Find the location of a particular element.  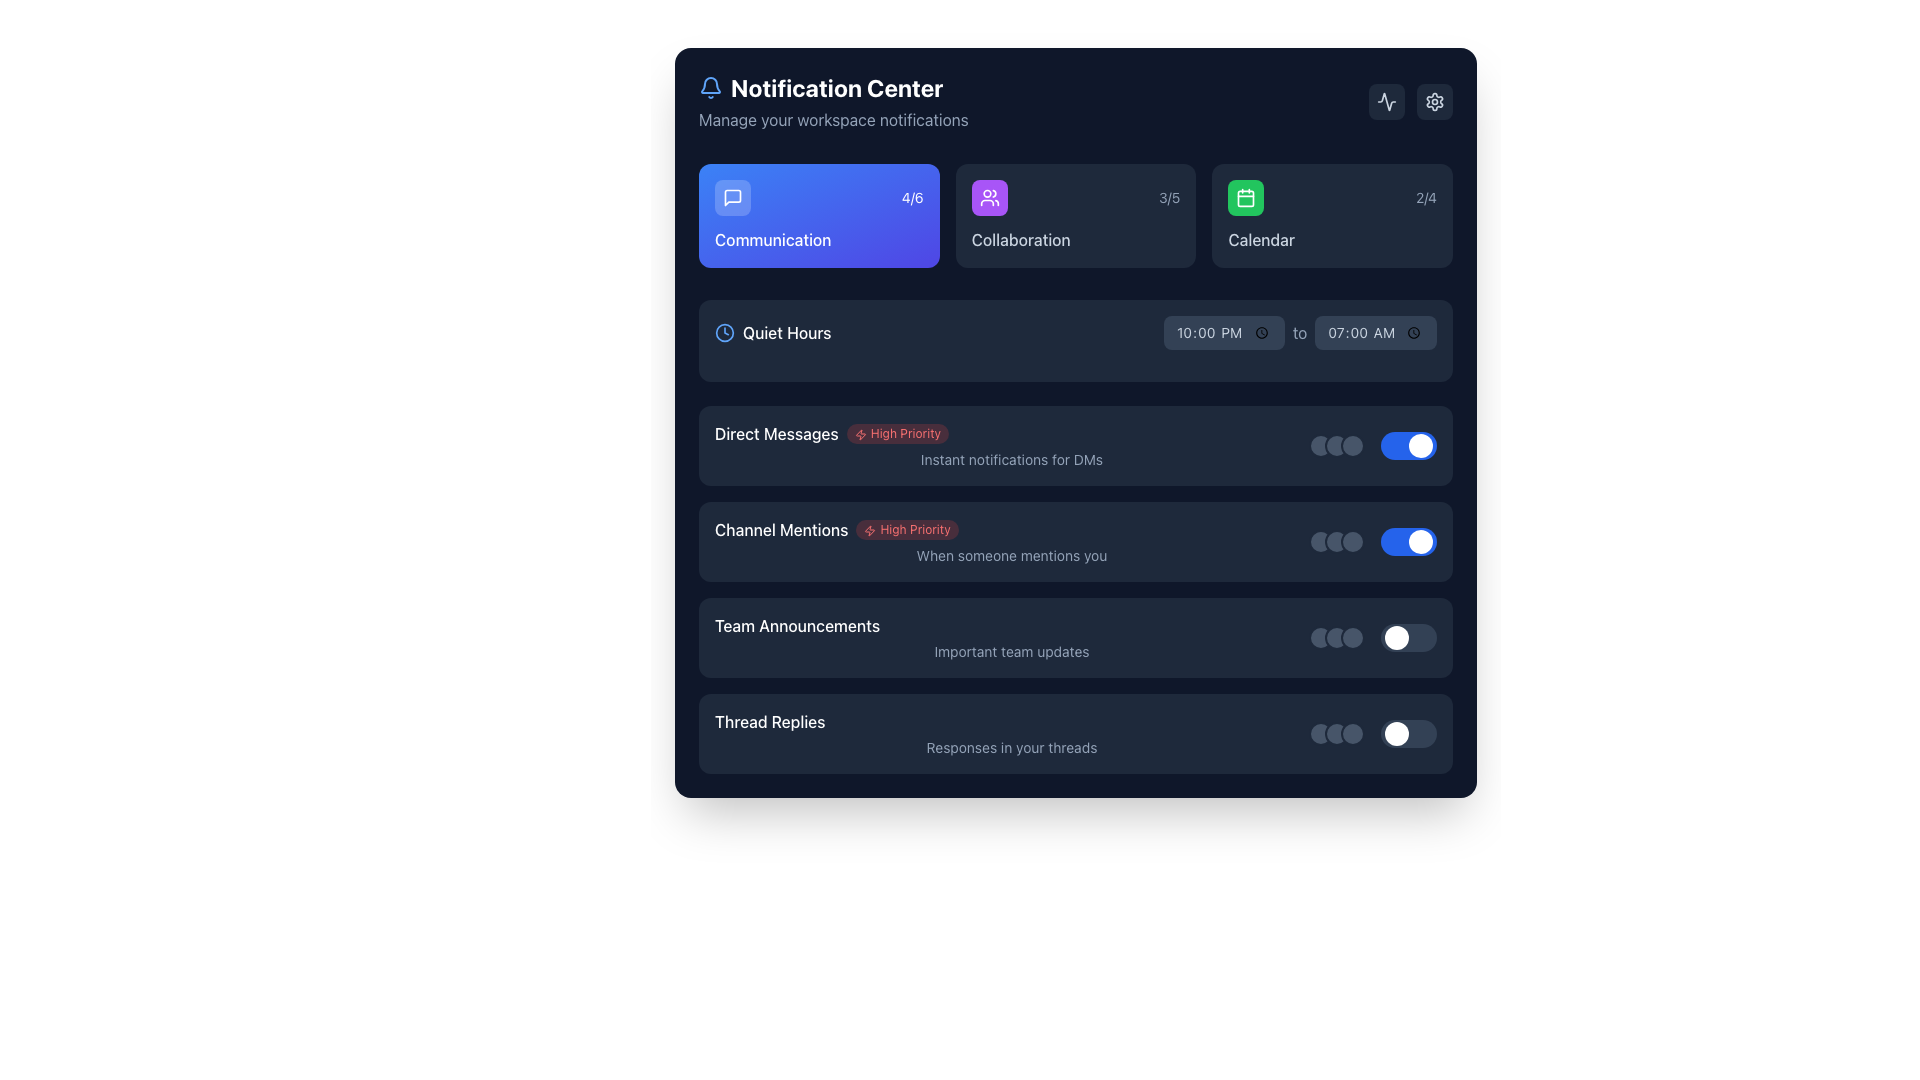

the third and rightmost circular indicator element in a group of three, located to the right of a toggle switch in the notifications management interface is located at coordinates (1353, 445).